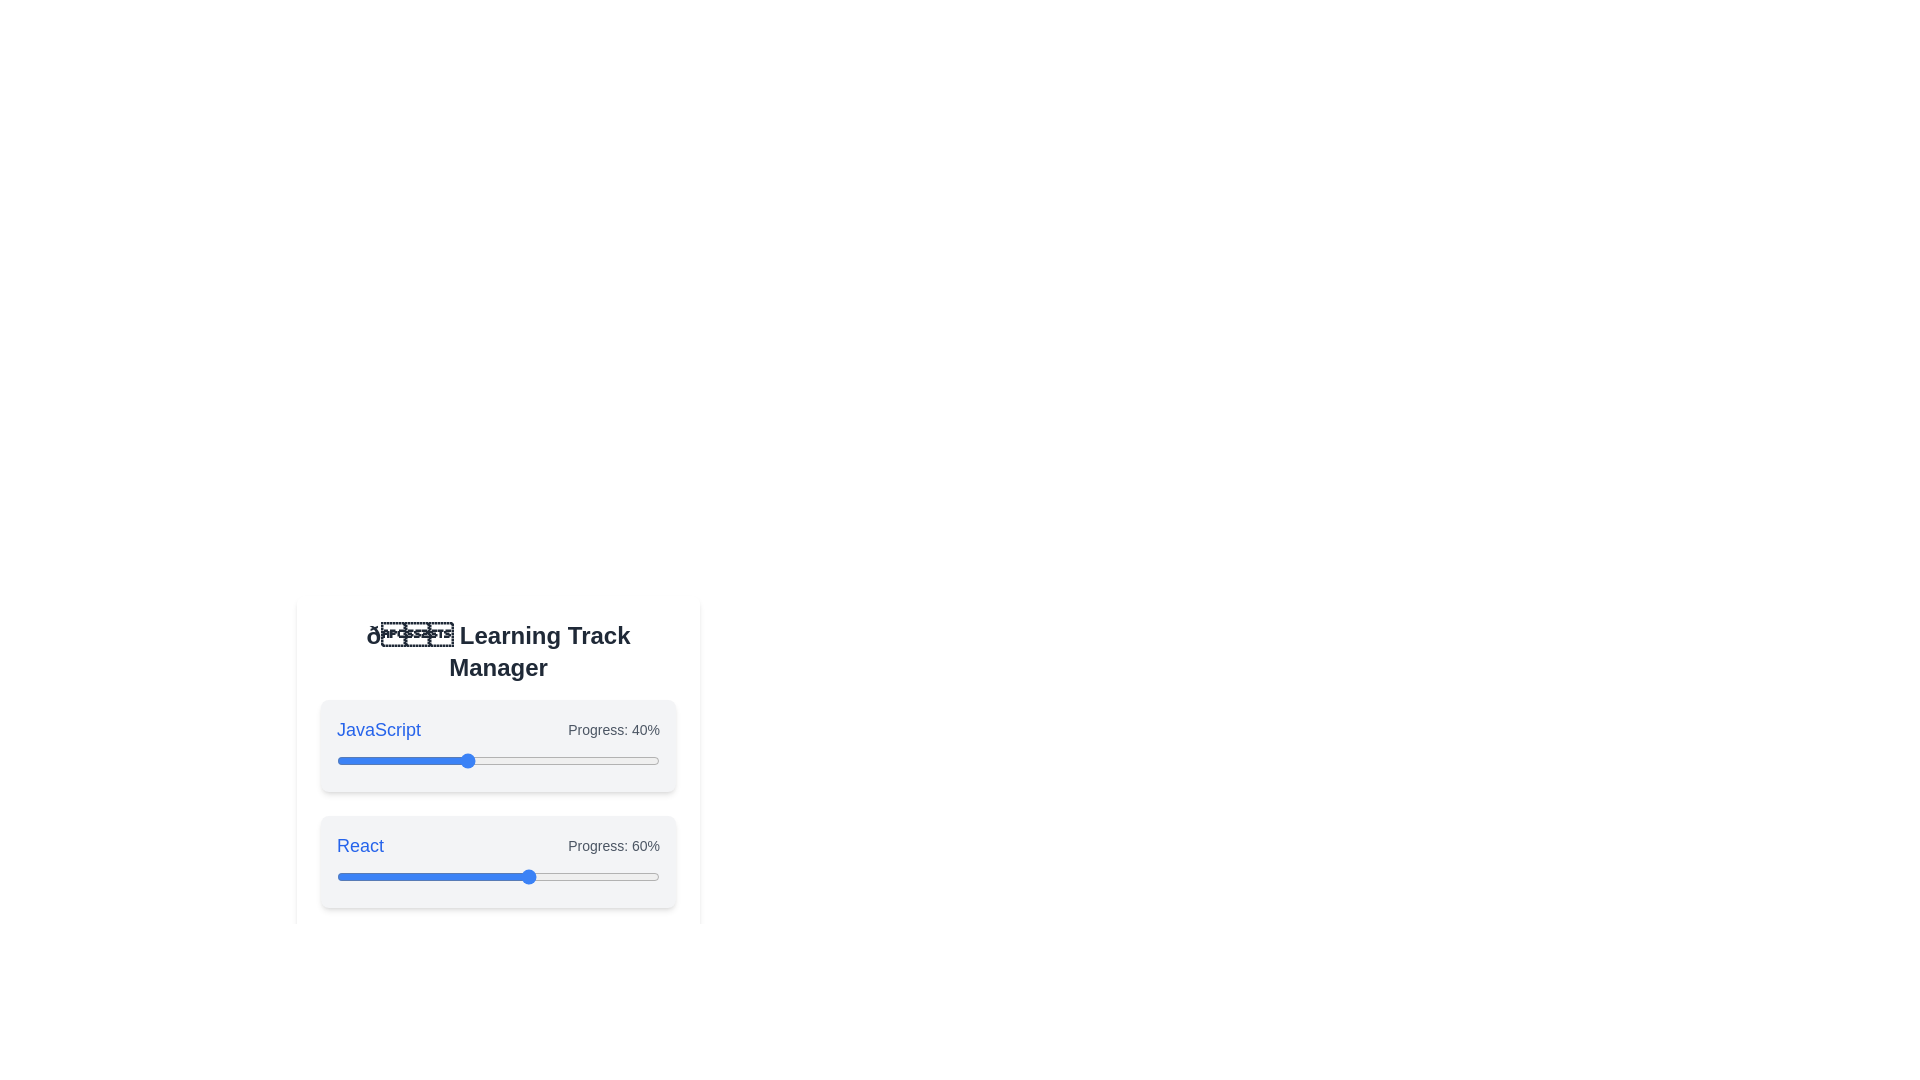  What do you see at coordinates (471, 760) in the screenshot?
I see `the progress for 'JavaScript' track` at bounding box center [471, 760].